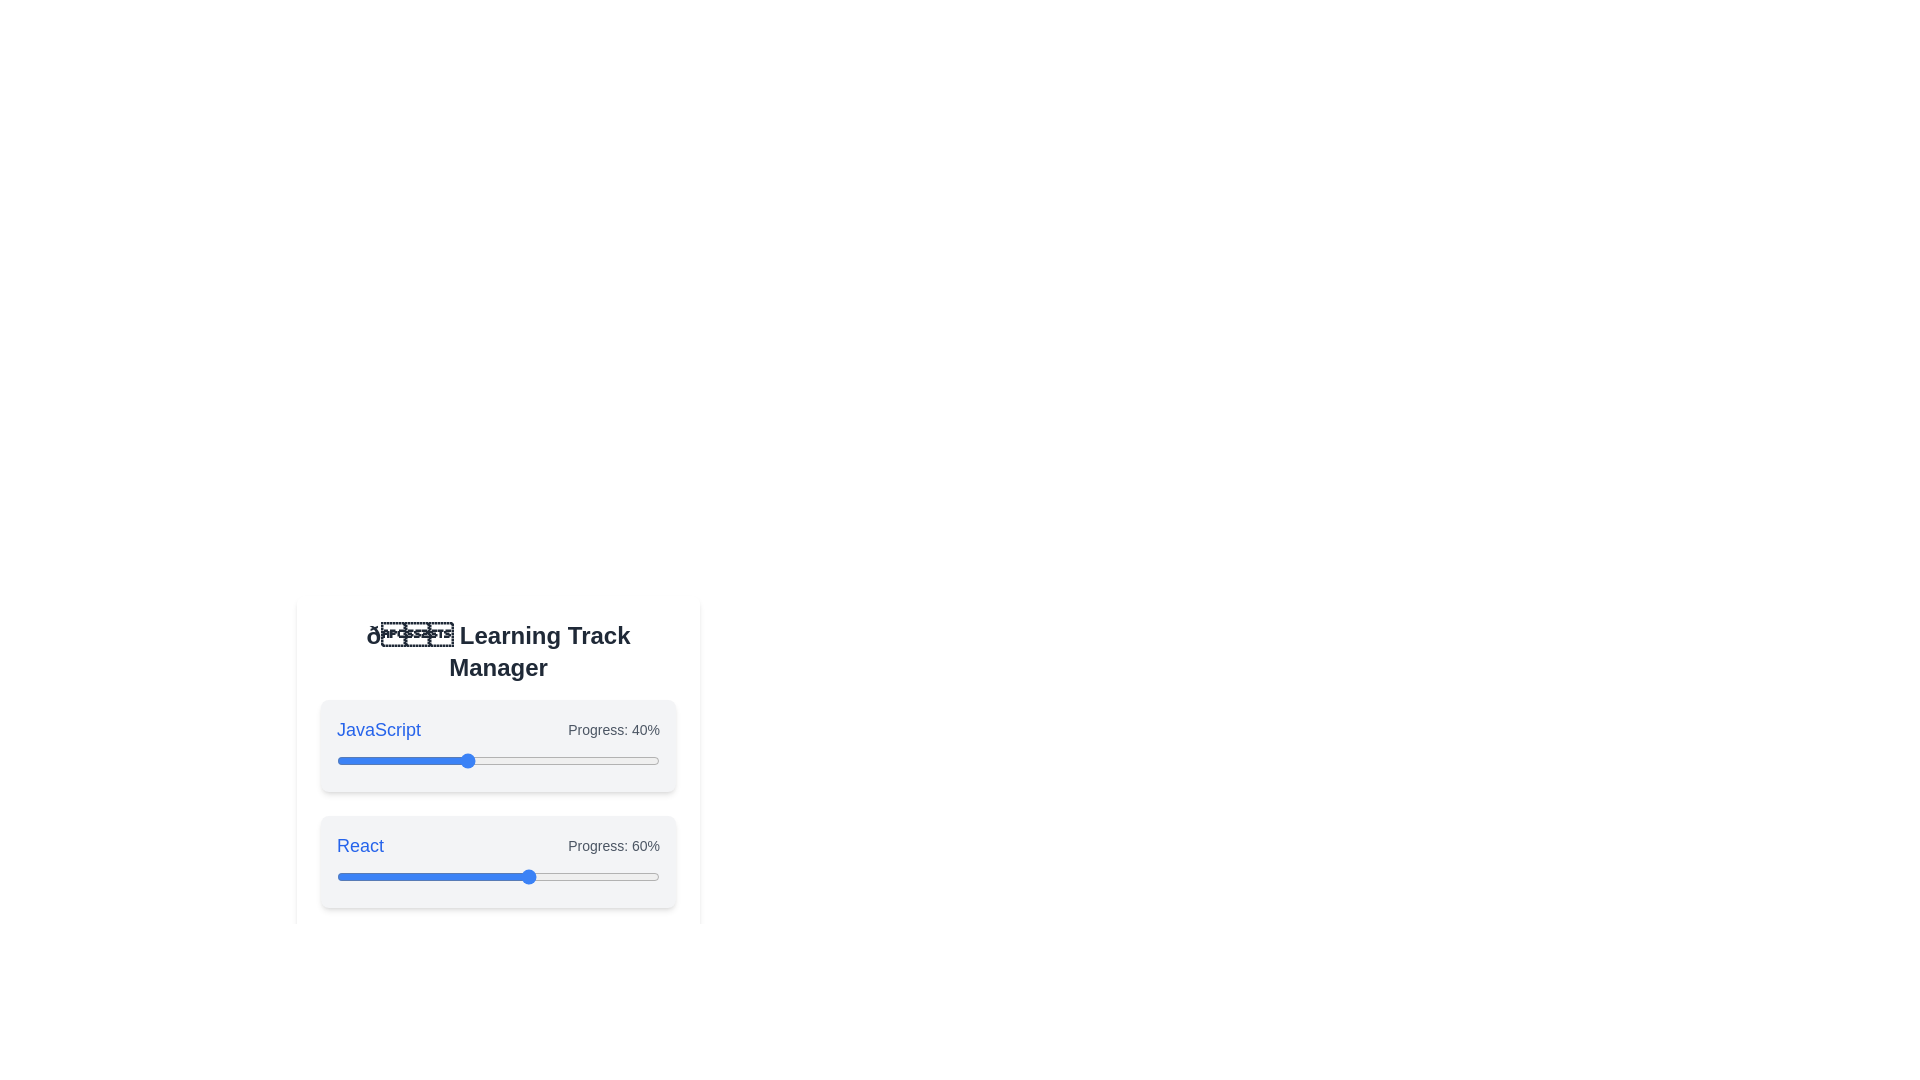  What do you see at coordinates (471, 760) in the screenshot?
I see `the progress for 'JavaScript' track` at bounding box center [471, 760].